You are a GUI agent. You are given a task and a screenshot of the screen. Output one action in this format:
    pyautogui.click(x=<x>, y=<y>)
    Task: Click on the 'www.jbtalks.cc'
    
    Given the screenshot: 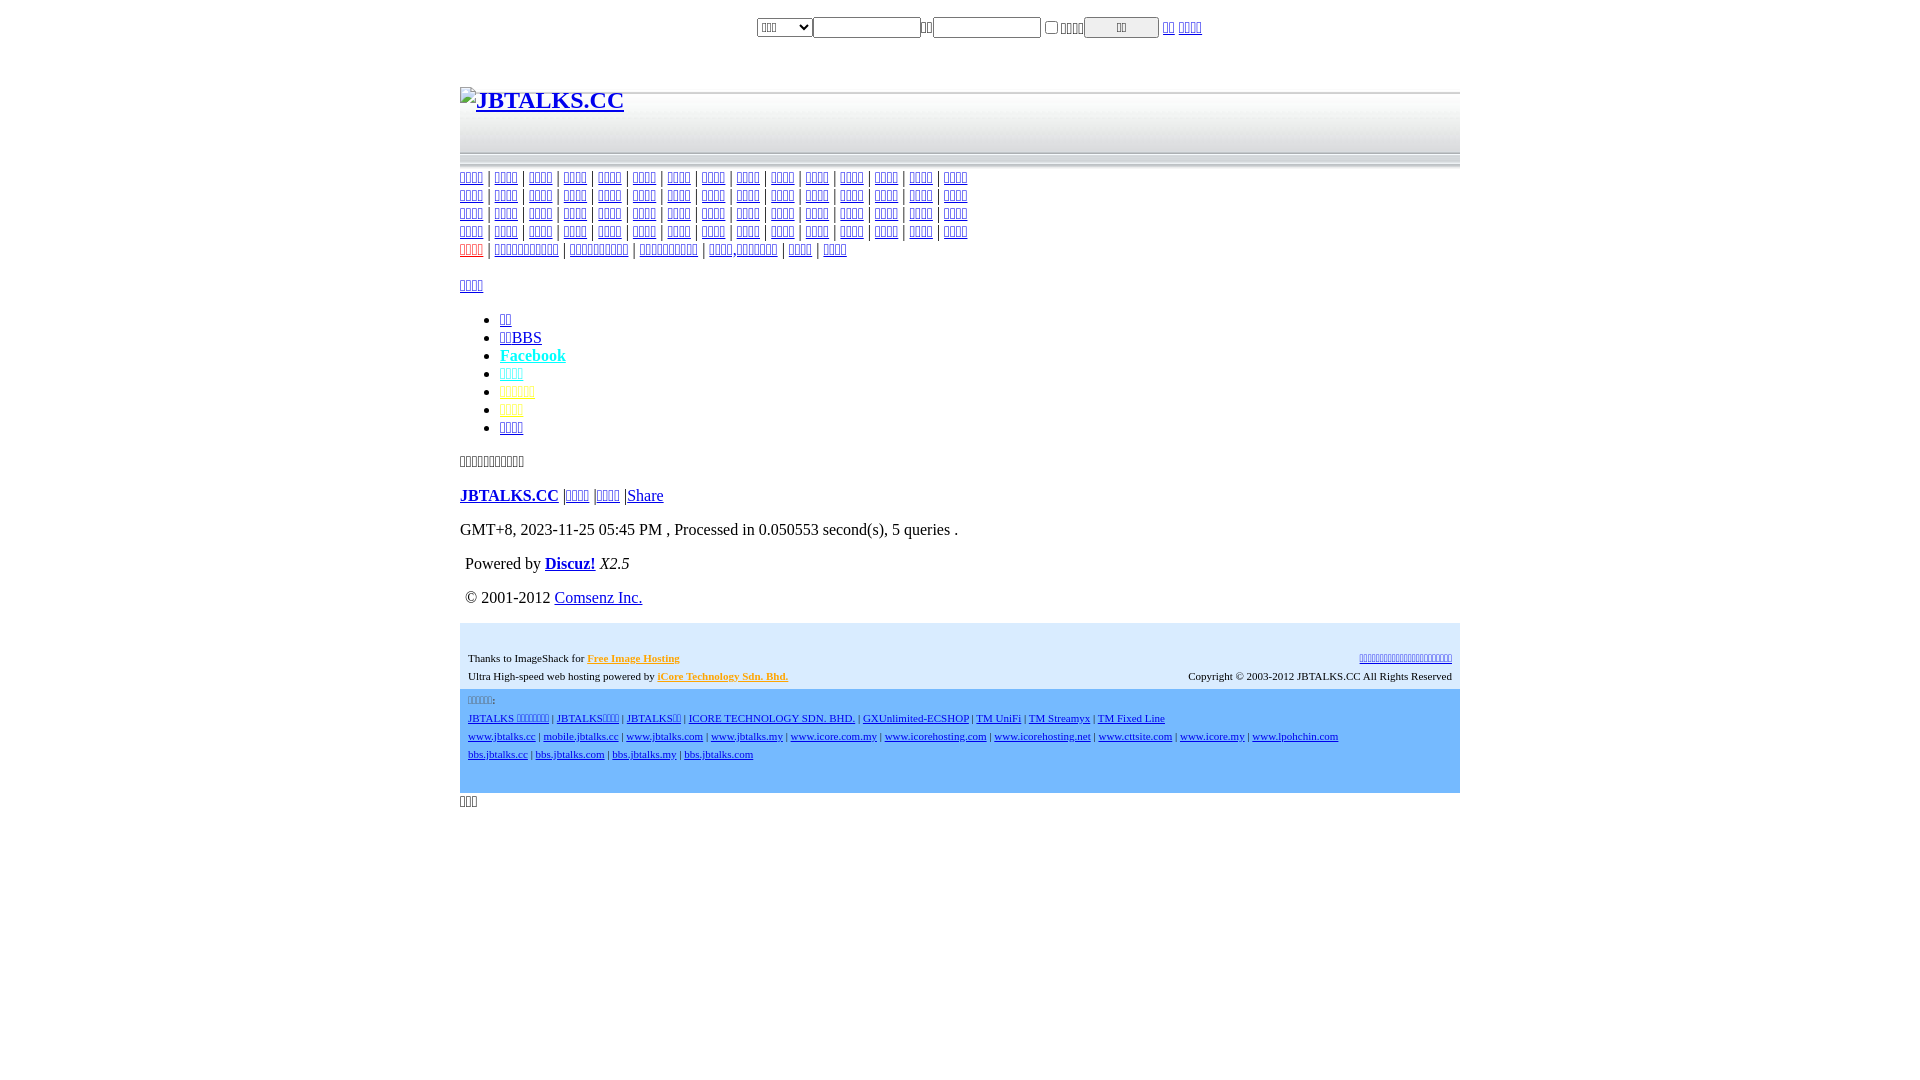 What is the action you would take?
    pyautogui.click(x=502, y=736)
    